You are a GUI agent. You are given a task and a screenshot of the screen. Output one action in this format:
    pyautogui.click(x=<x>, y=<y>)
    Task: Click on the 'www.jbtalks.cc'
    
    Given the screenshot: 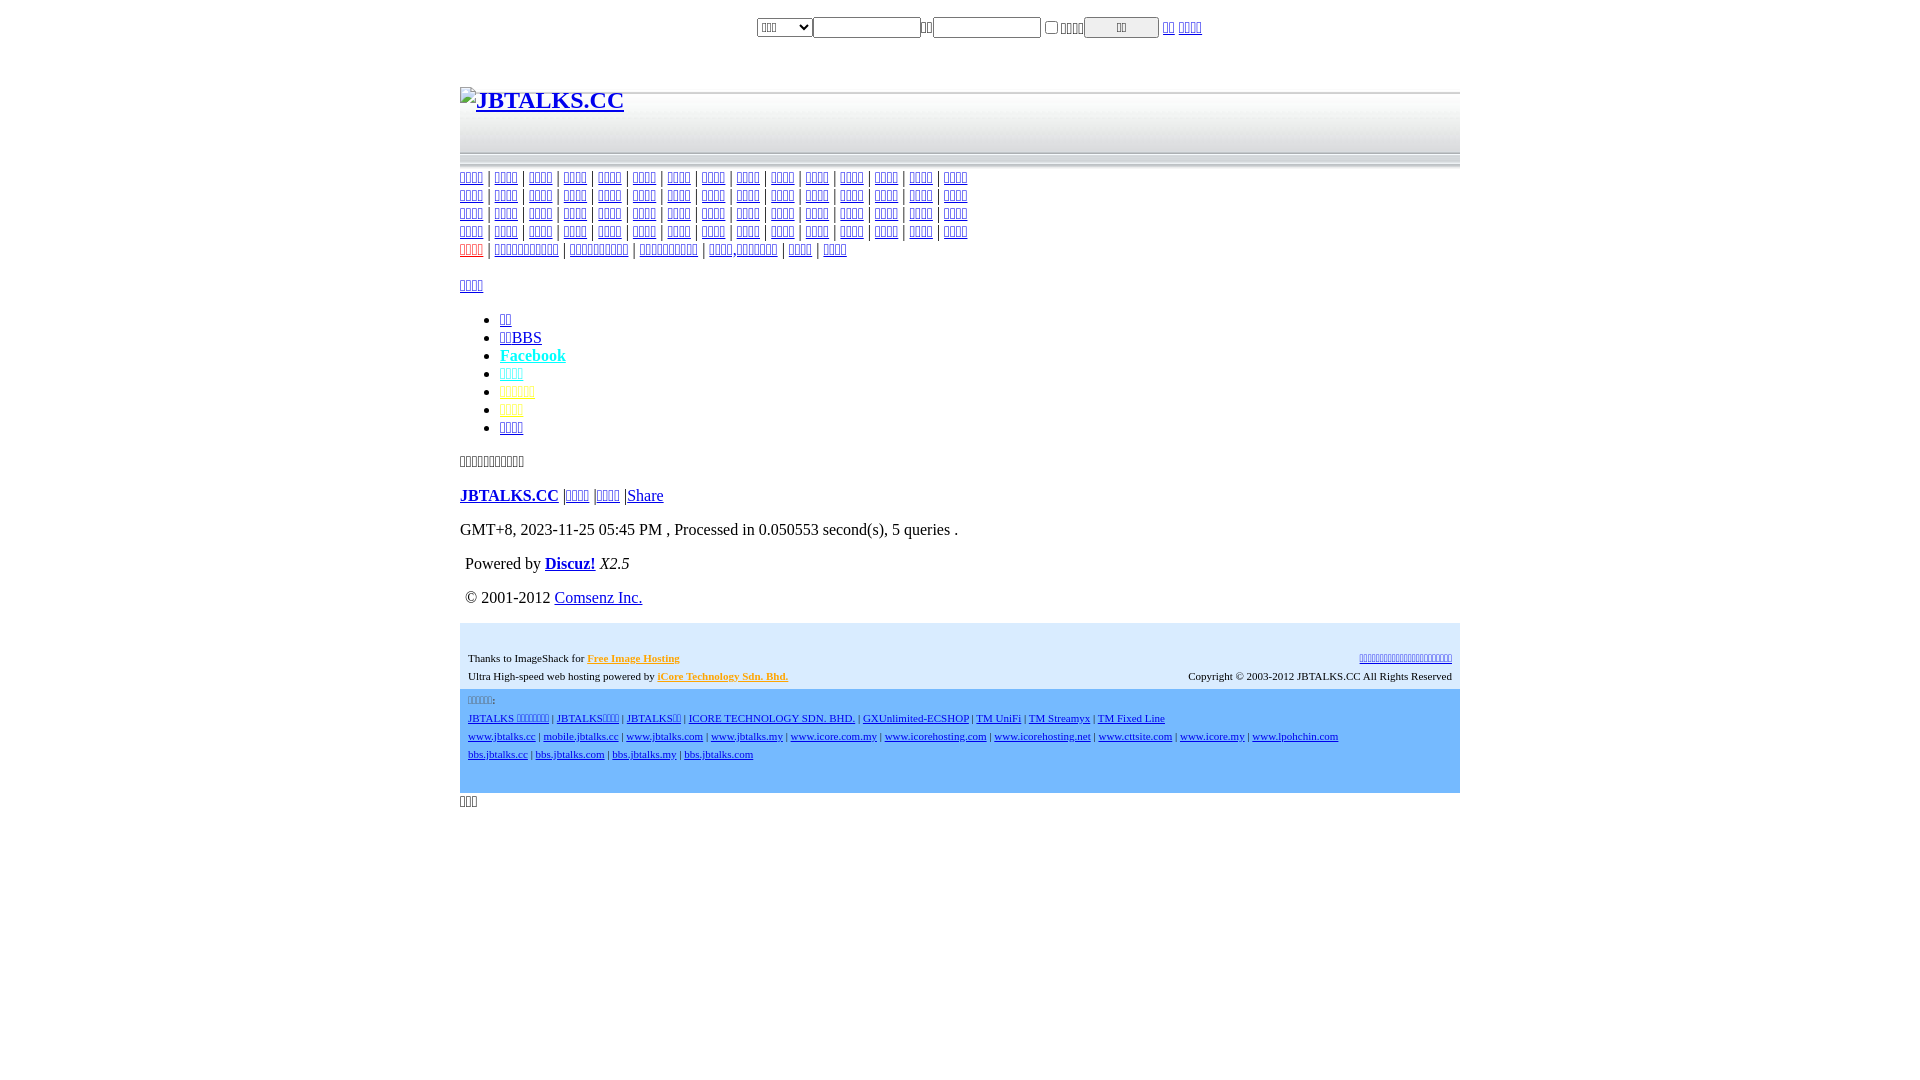 What is the action you would take?
    pyautogui.click(x=502, y=736)
    